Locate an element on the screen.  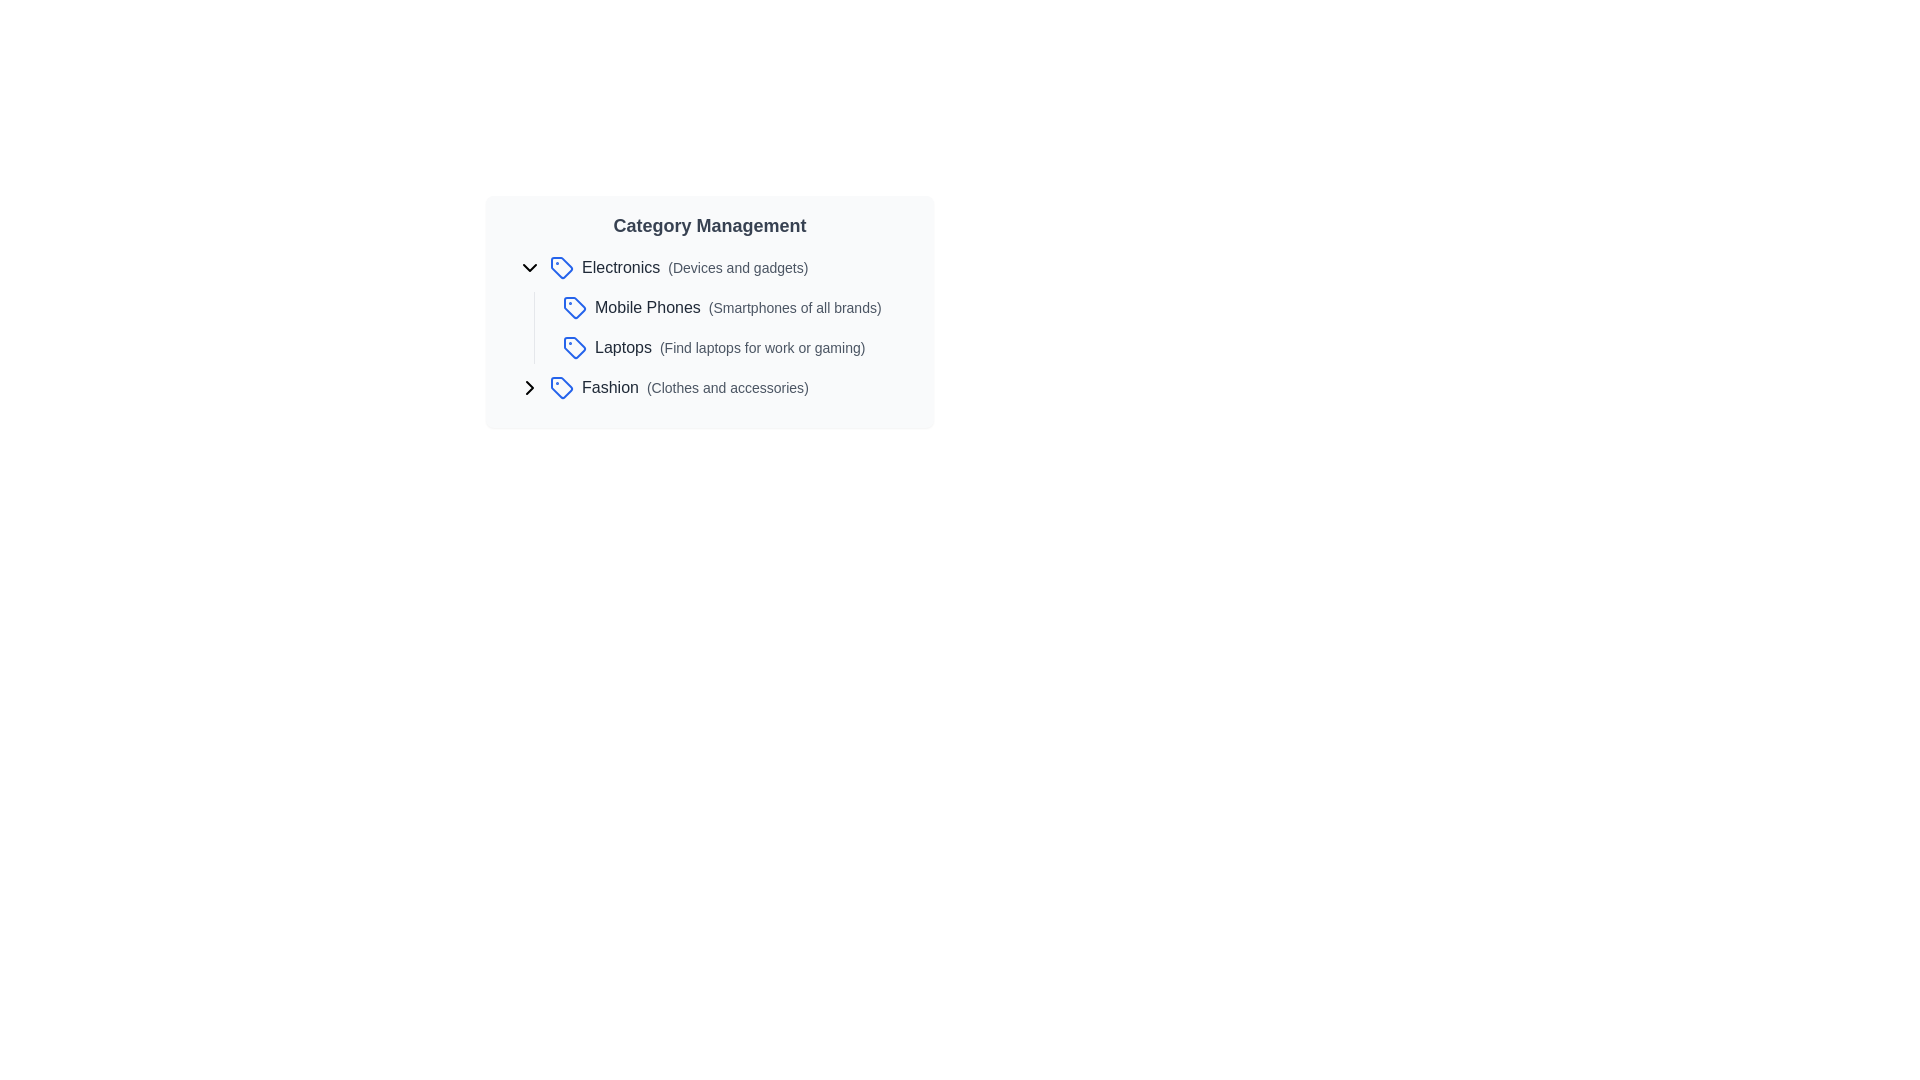
a specific list item within the 'Category Management' section to interact with it is located at coordinates (718, 326).